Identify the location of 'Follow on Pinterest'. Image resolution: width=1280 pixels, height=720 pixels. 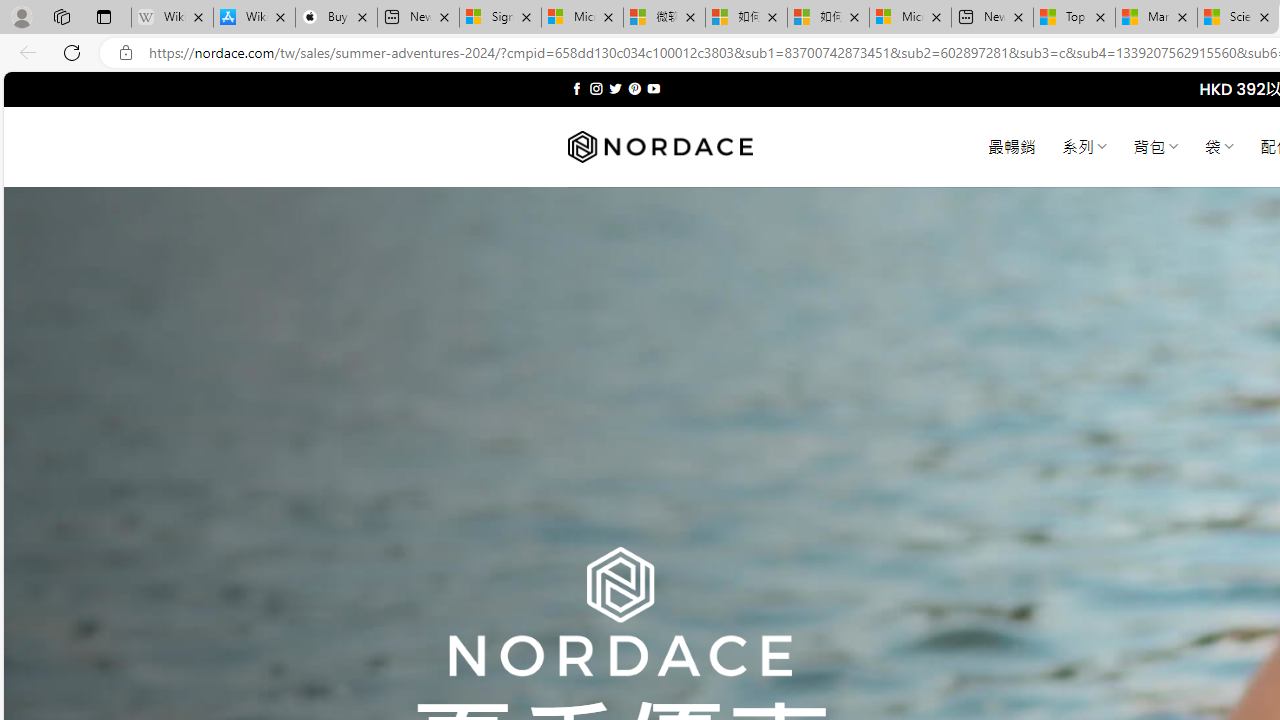
(633, 88).